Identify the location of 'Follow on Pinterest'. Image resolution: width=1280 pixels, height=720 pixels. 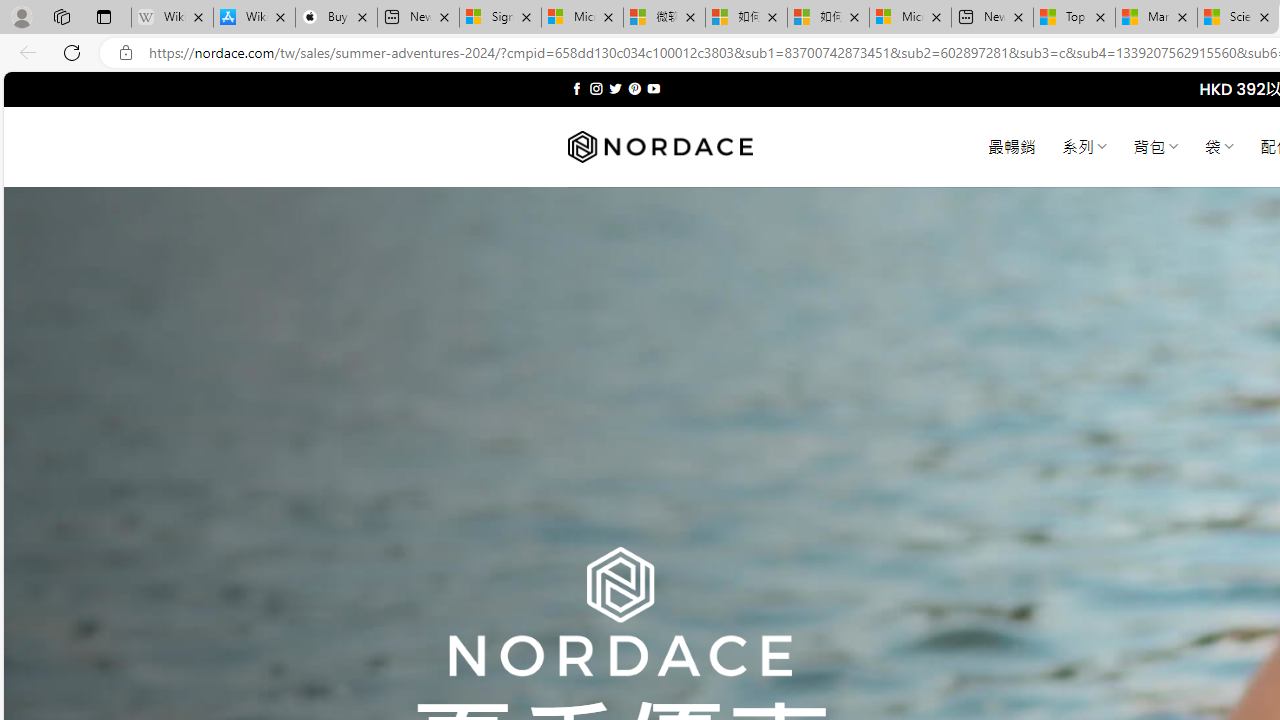
(633, 88).